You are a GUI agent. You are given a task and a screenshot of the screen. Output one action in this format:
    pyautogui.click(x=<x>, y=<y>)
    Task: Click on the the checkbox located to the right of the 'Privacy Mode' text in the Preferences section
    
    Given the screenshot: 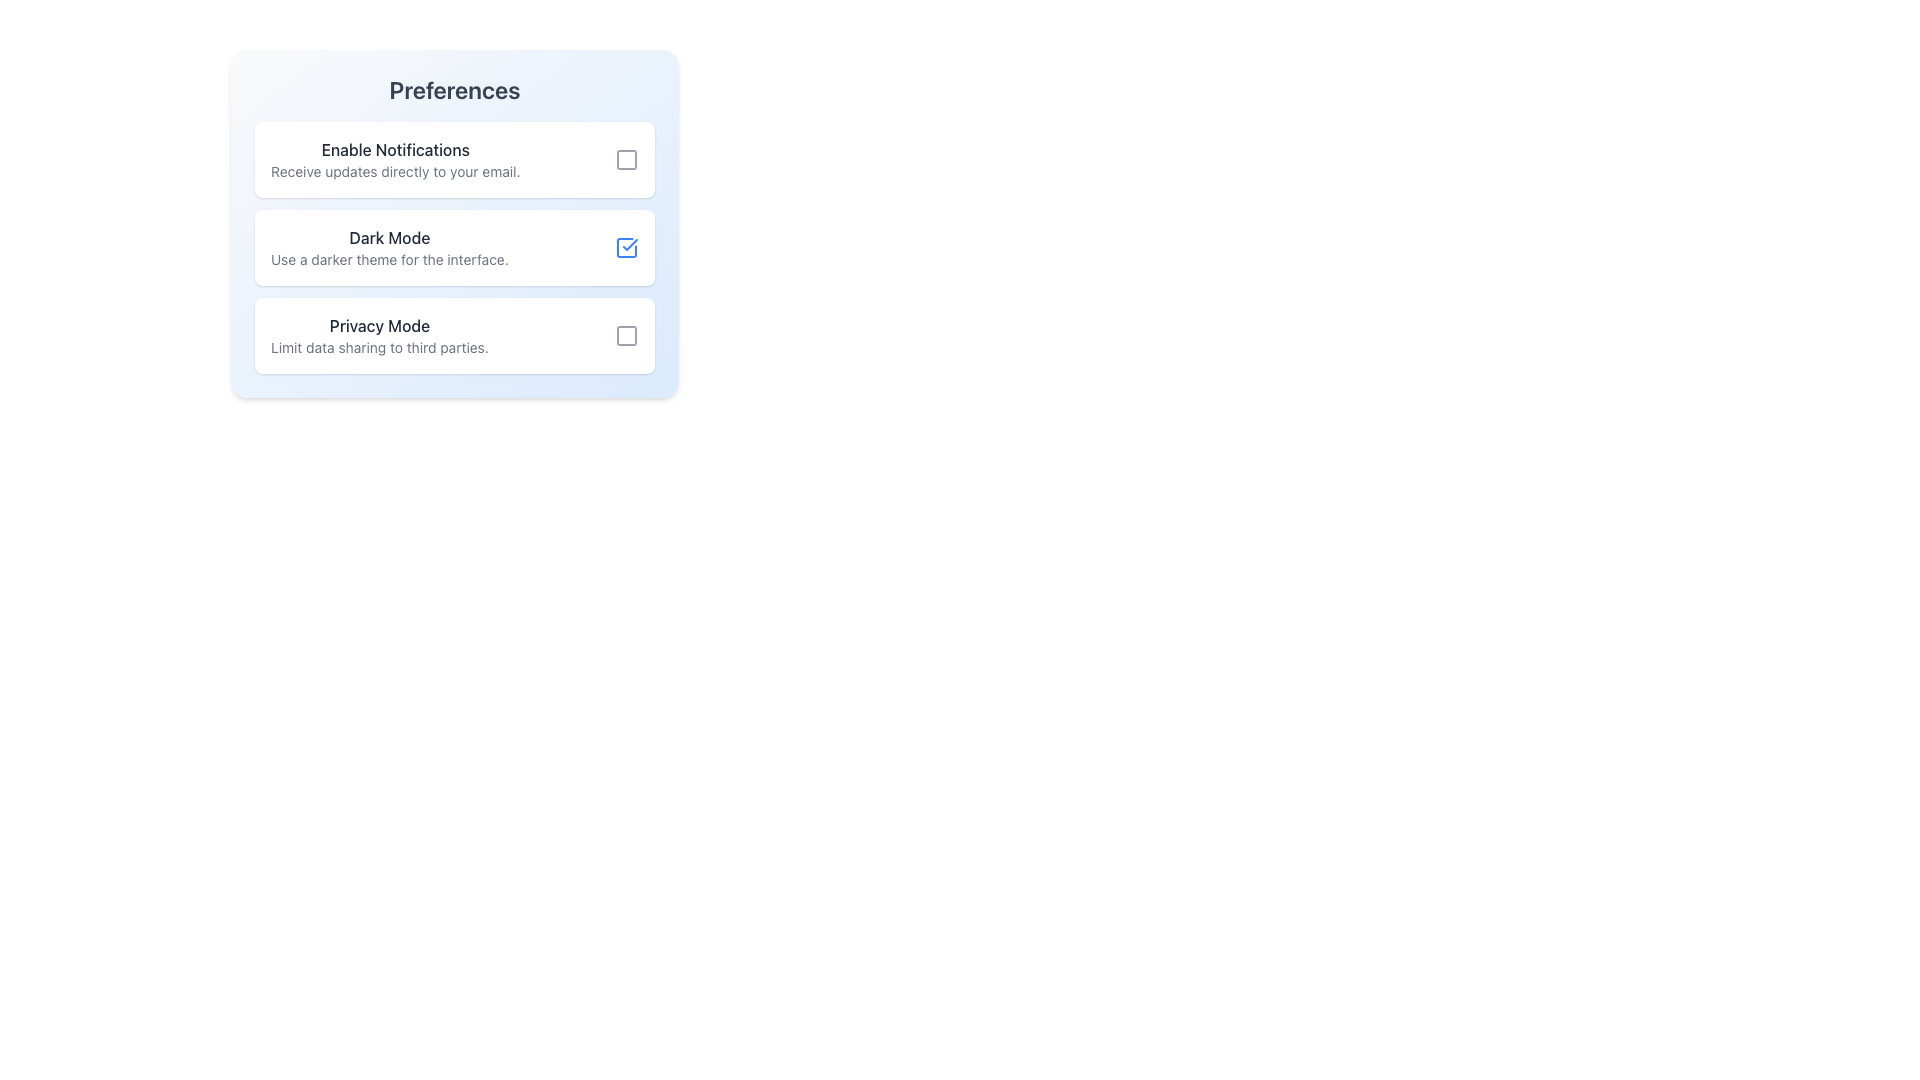 What is the action you would take?
    pyautogui.click(x=626, y=334)
    